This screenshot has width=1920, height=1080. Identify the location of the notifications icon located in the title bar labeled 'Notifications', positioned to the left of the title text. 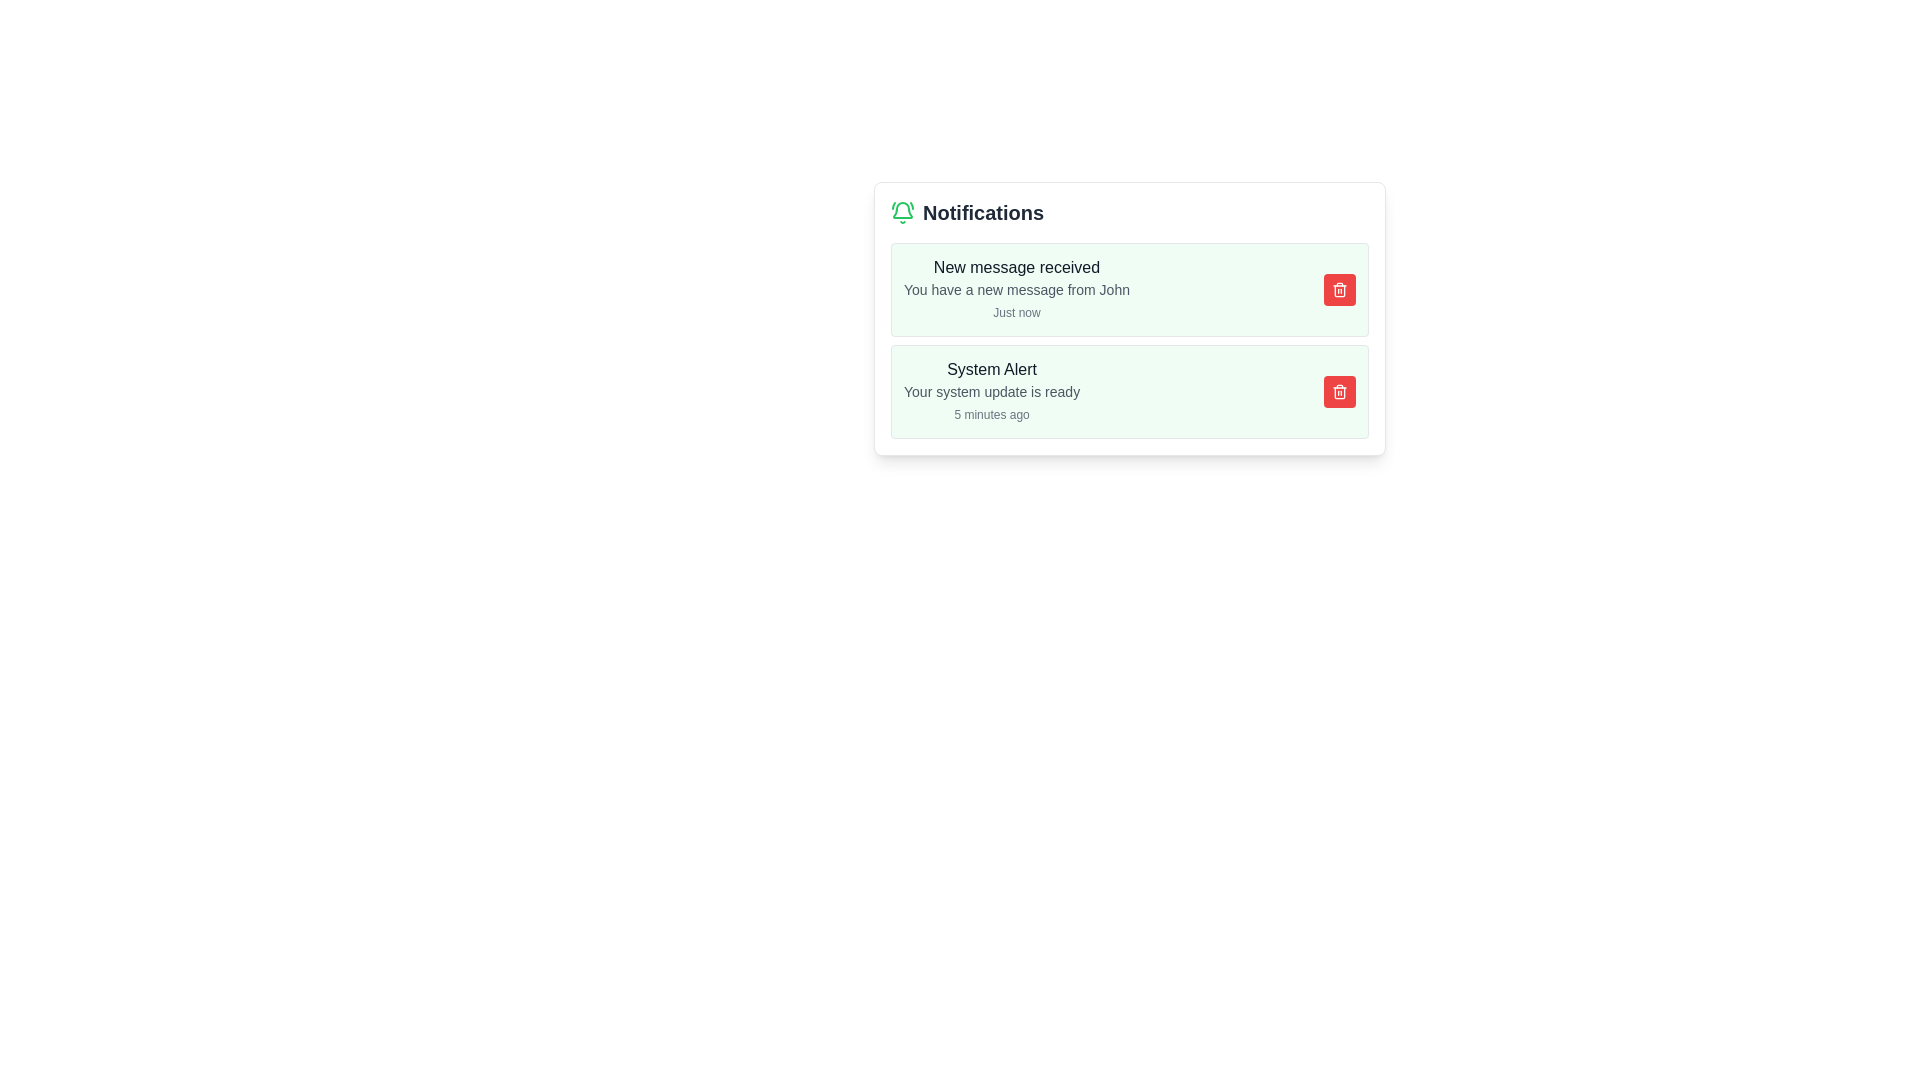
(901, 212).